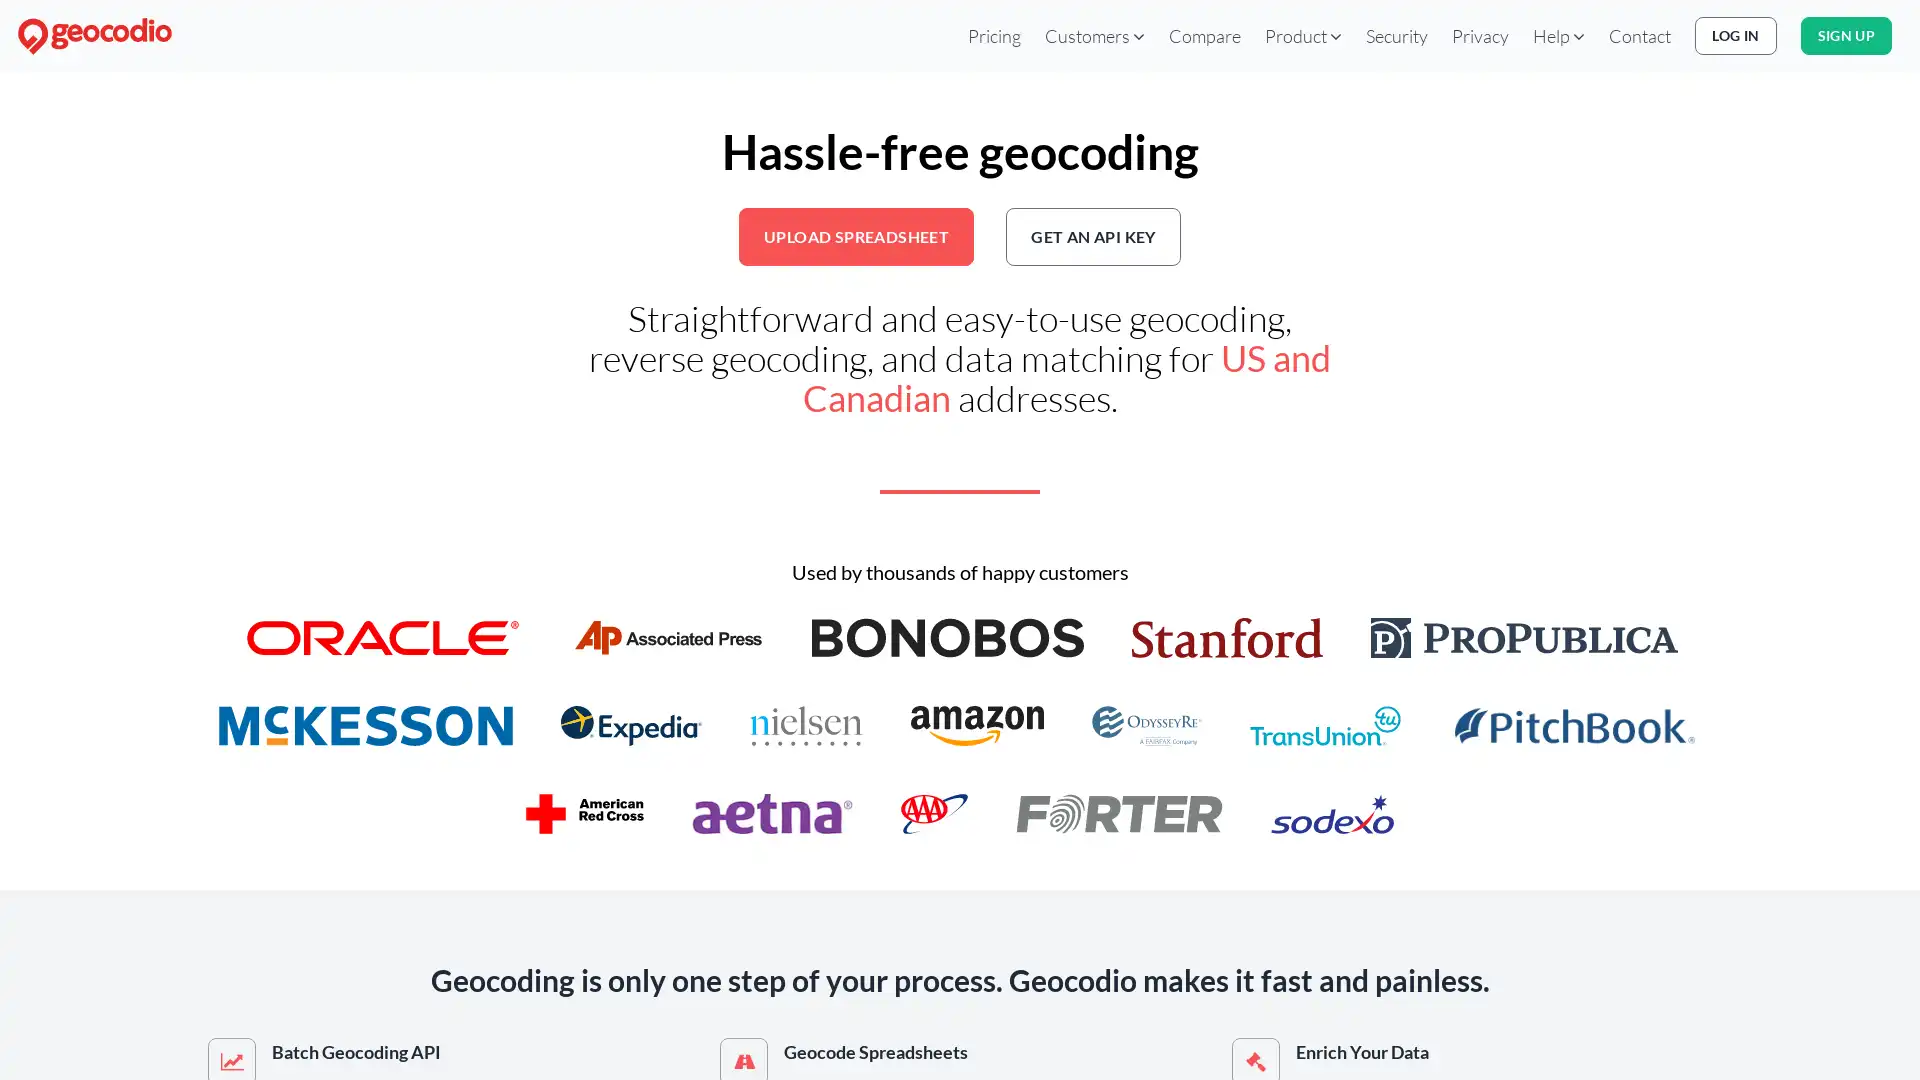 The width and height of the screenshot is (1920, 1080). What do you see at coordinates (1093, 35) in the screenshot?
I see `Customers` at bounding box center [1093, 35].